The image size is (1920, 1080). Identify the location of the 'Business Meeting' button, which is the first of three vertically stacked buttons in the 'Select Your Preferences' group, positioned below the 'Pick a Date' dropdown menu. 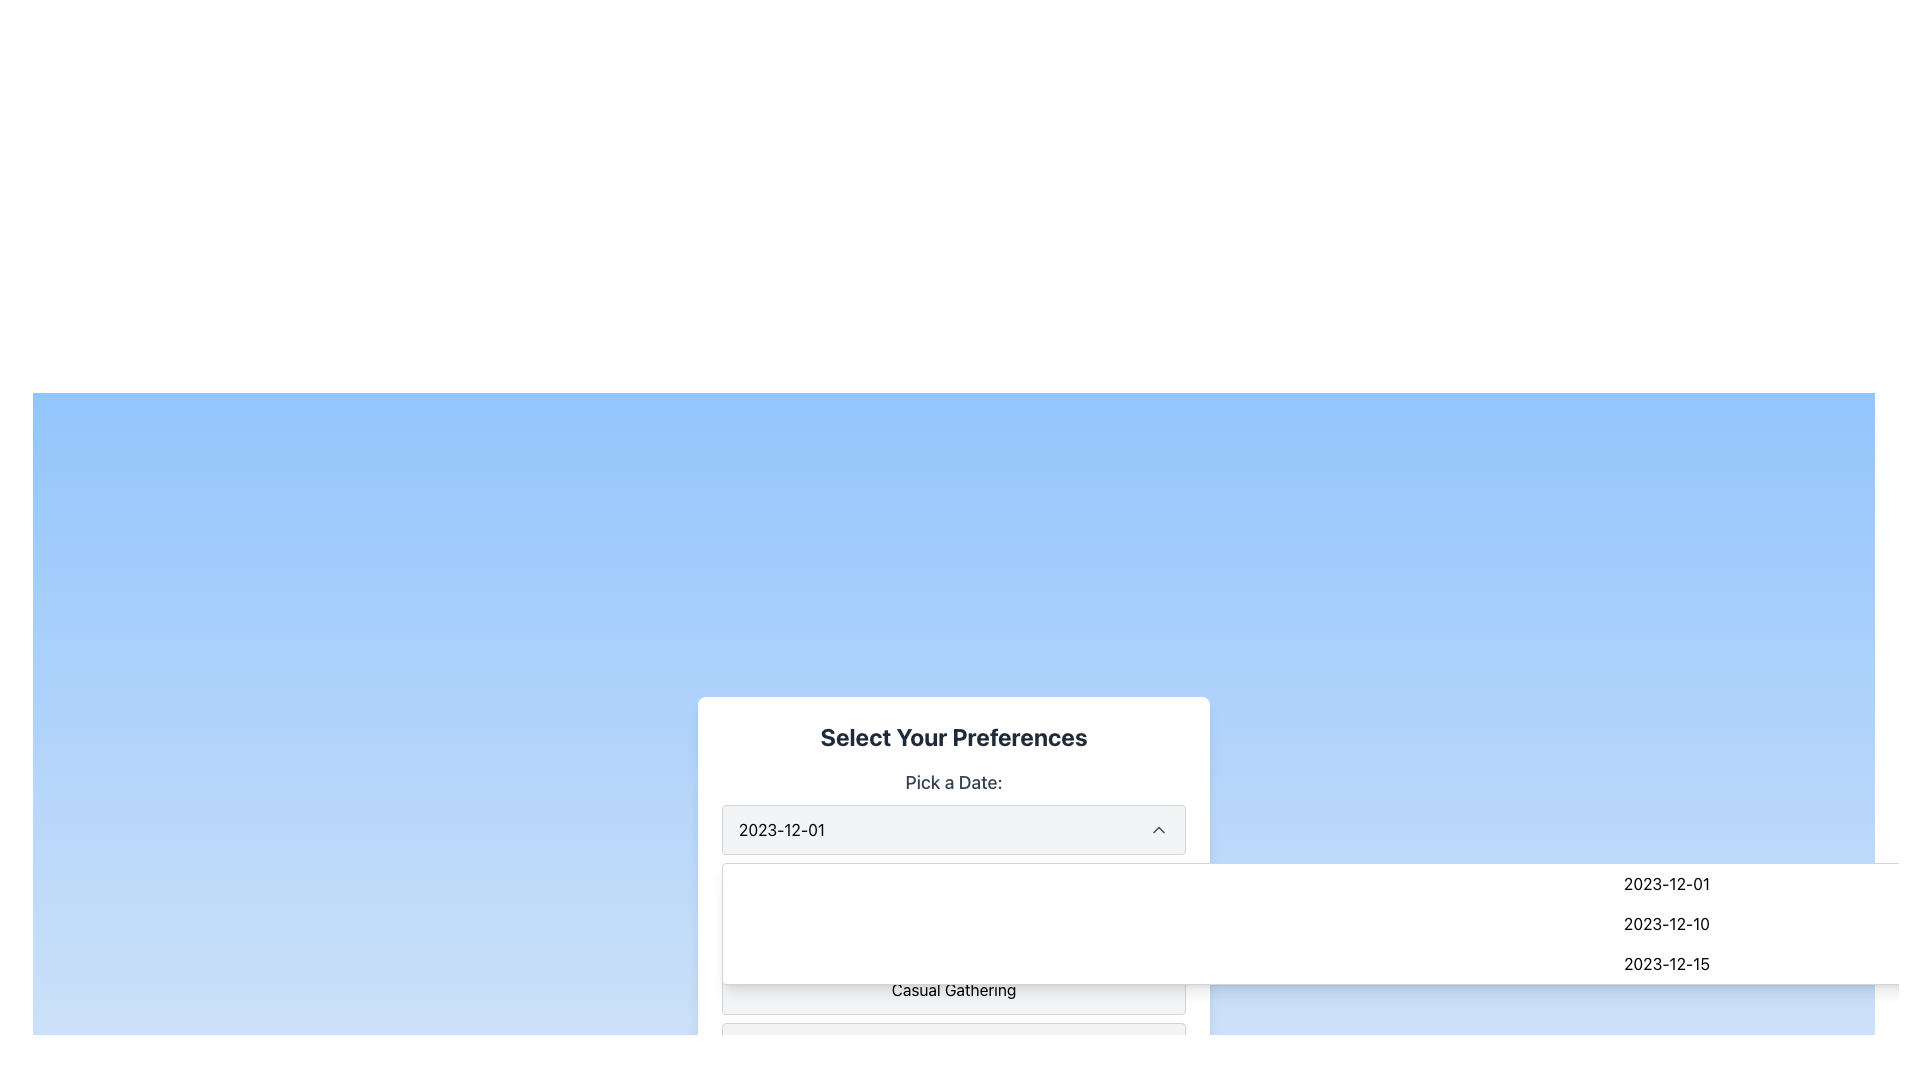
(953, 932).